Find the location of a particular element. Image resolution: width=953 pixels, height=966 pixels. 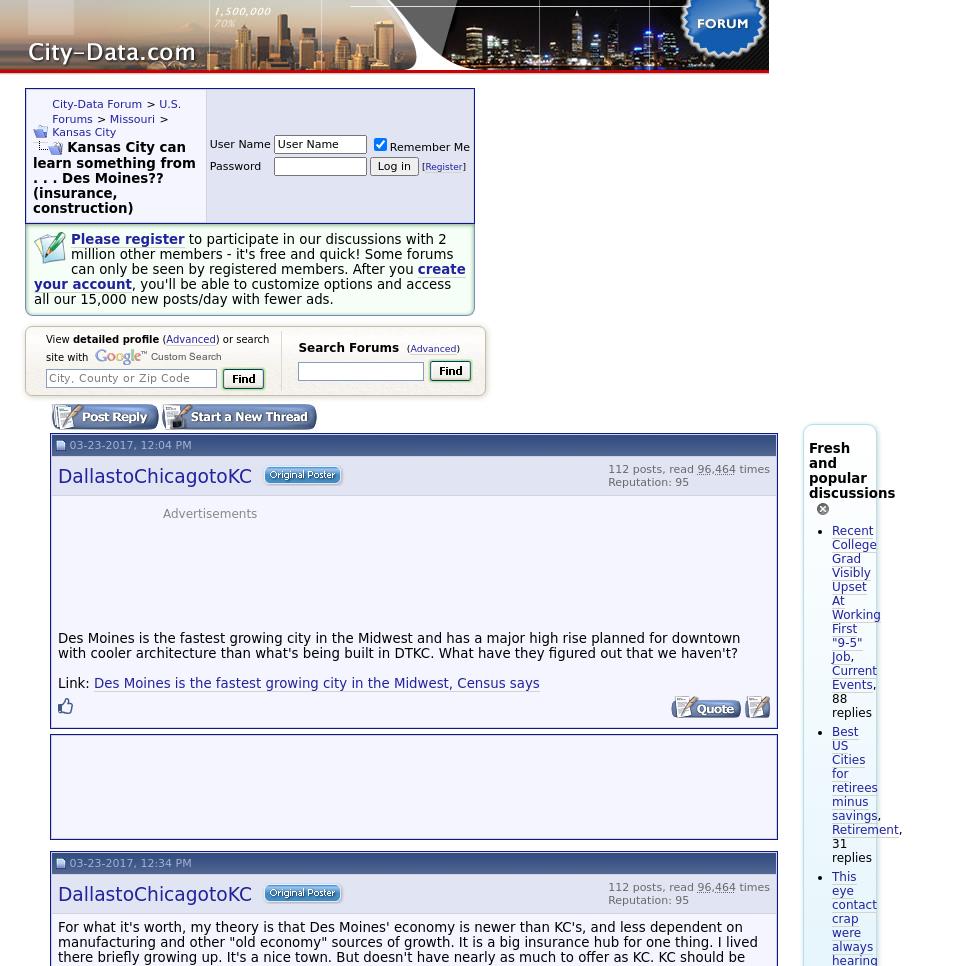

'Des Moines is the fastest growing city in the Midwest and has a major high rise planned for downtown with cooler architecture than what's being built in DTKC.  What have they figured out that we haven't?' is located at coordinates (398, 643).